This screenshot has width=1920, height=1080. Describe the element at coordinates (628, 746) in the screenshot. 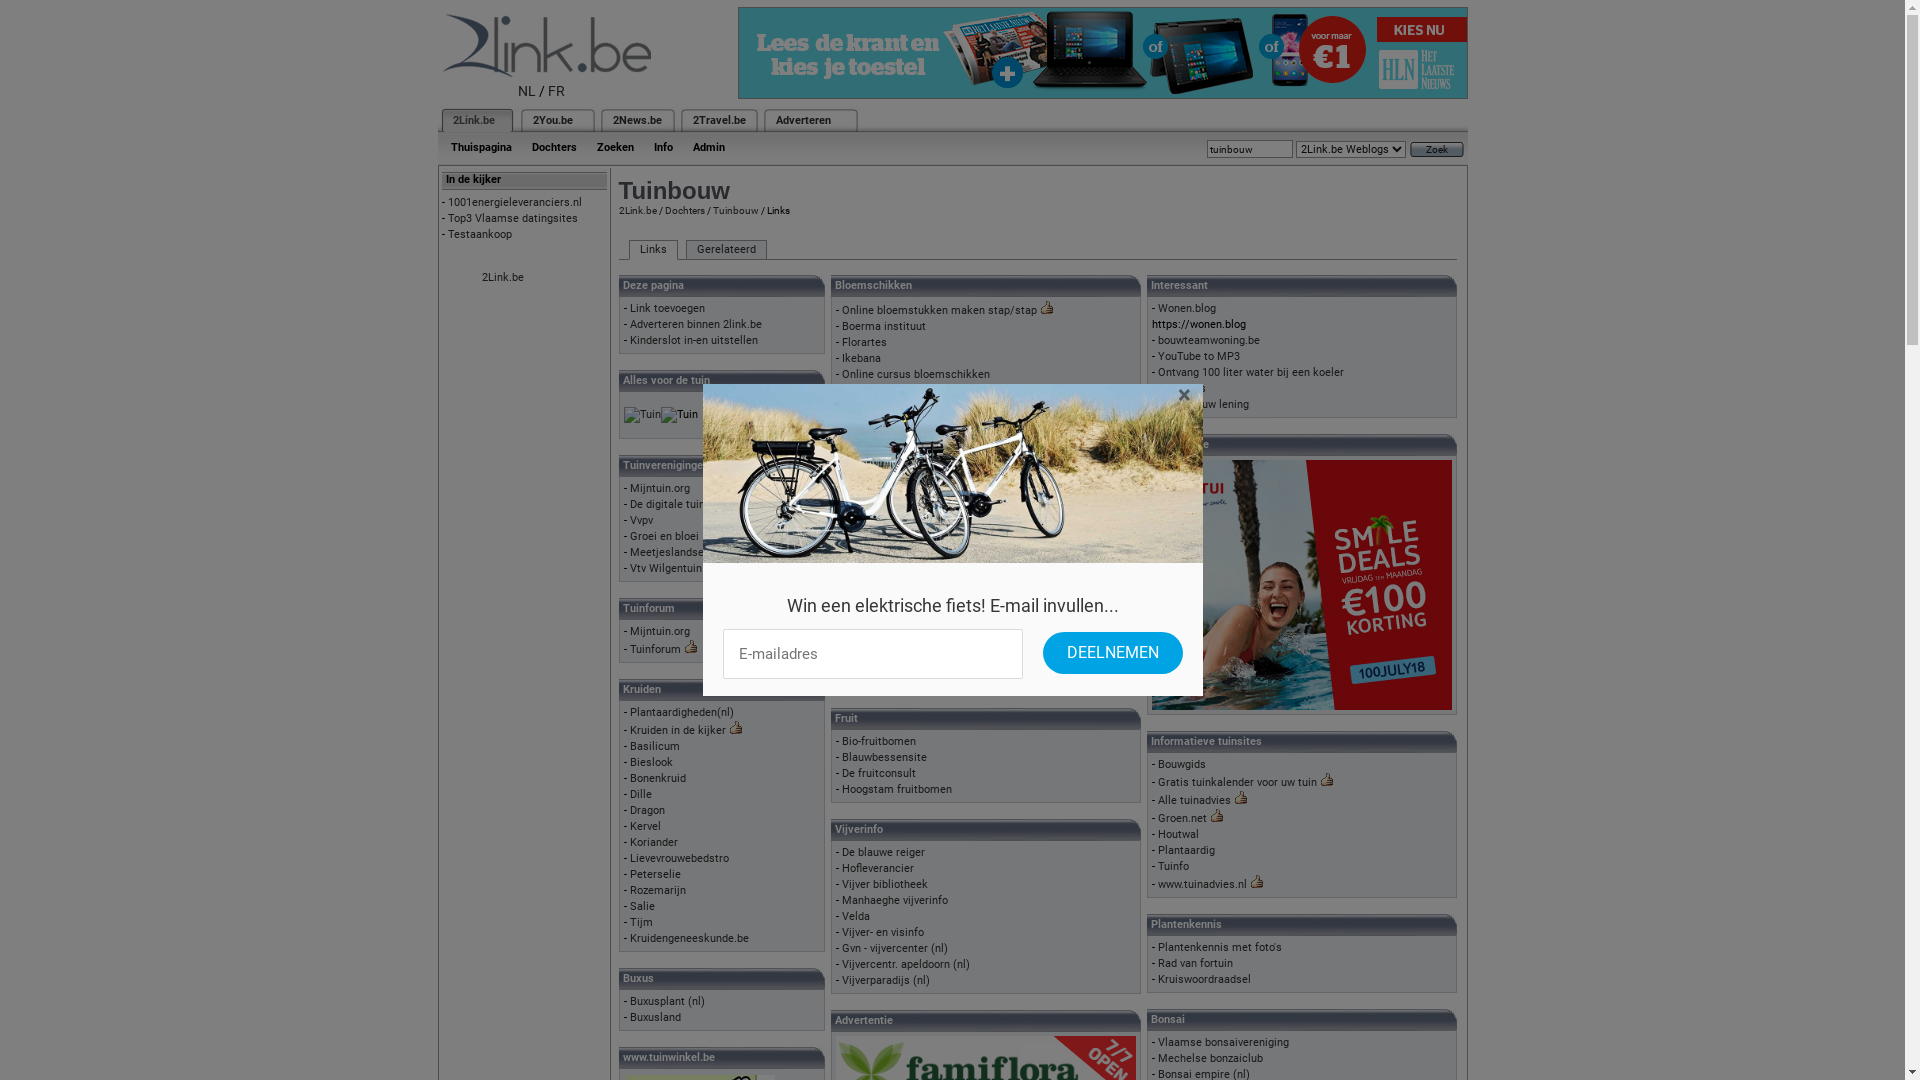

I see `'Basilicum'` at that location.